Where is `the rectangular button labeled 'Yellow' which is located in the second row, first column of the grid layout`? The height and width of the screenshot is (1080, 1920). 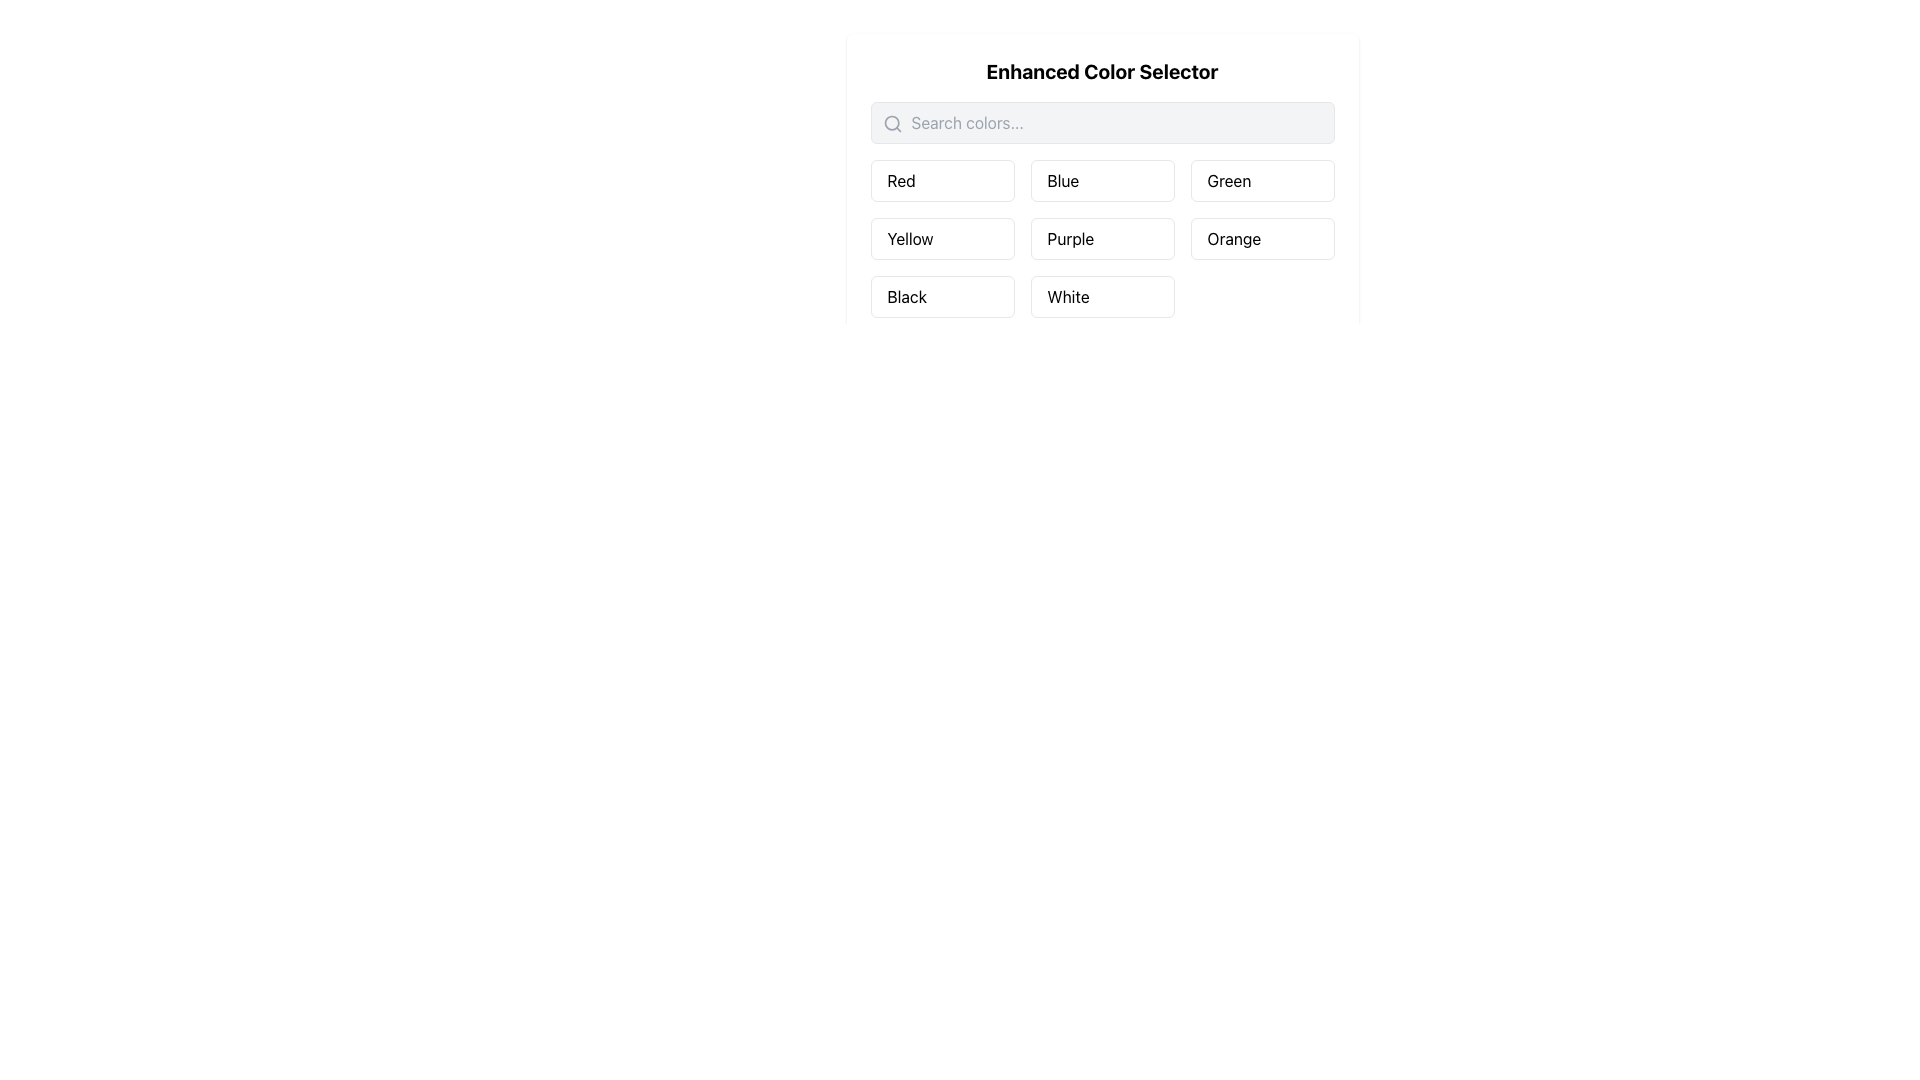 the rectangular button labeled 'Yellow' which is located in the second row, first column of the grid layout is located at coordinates (941, 238).